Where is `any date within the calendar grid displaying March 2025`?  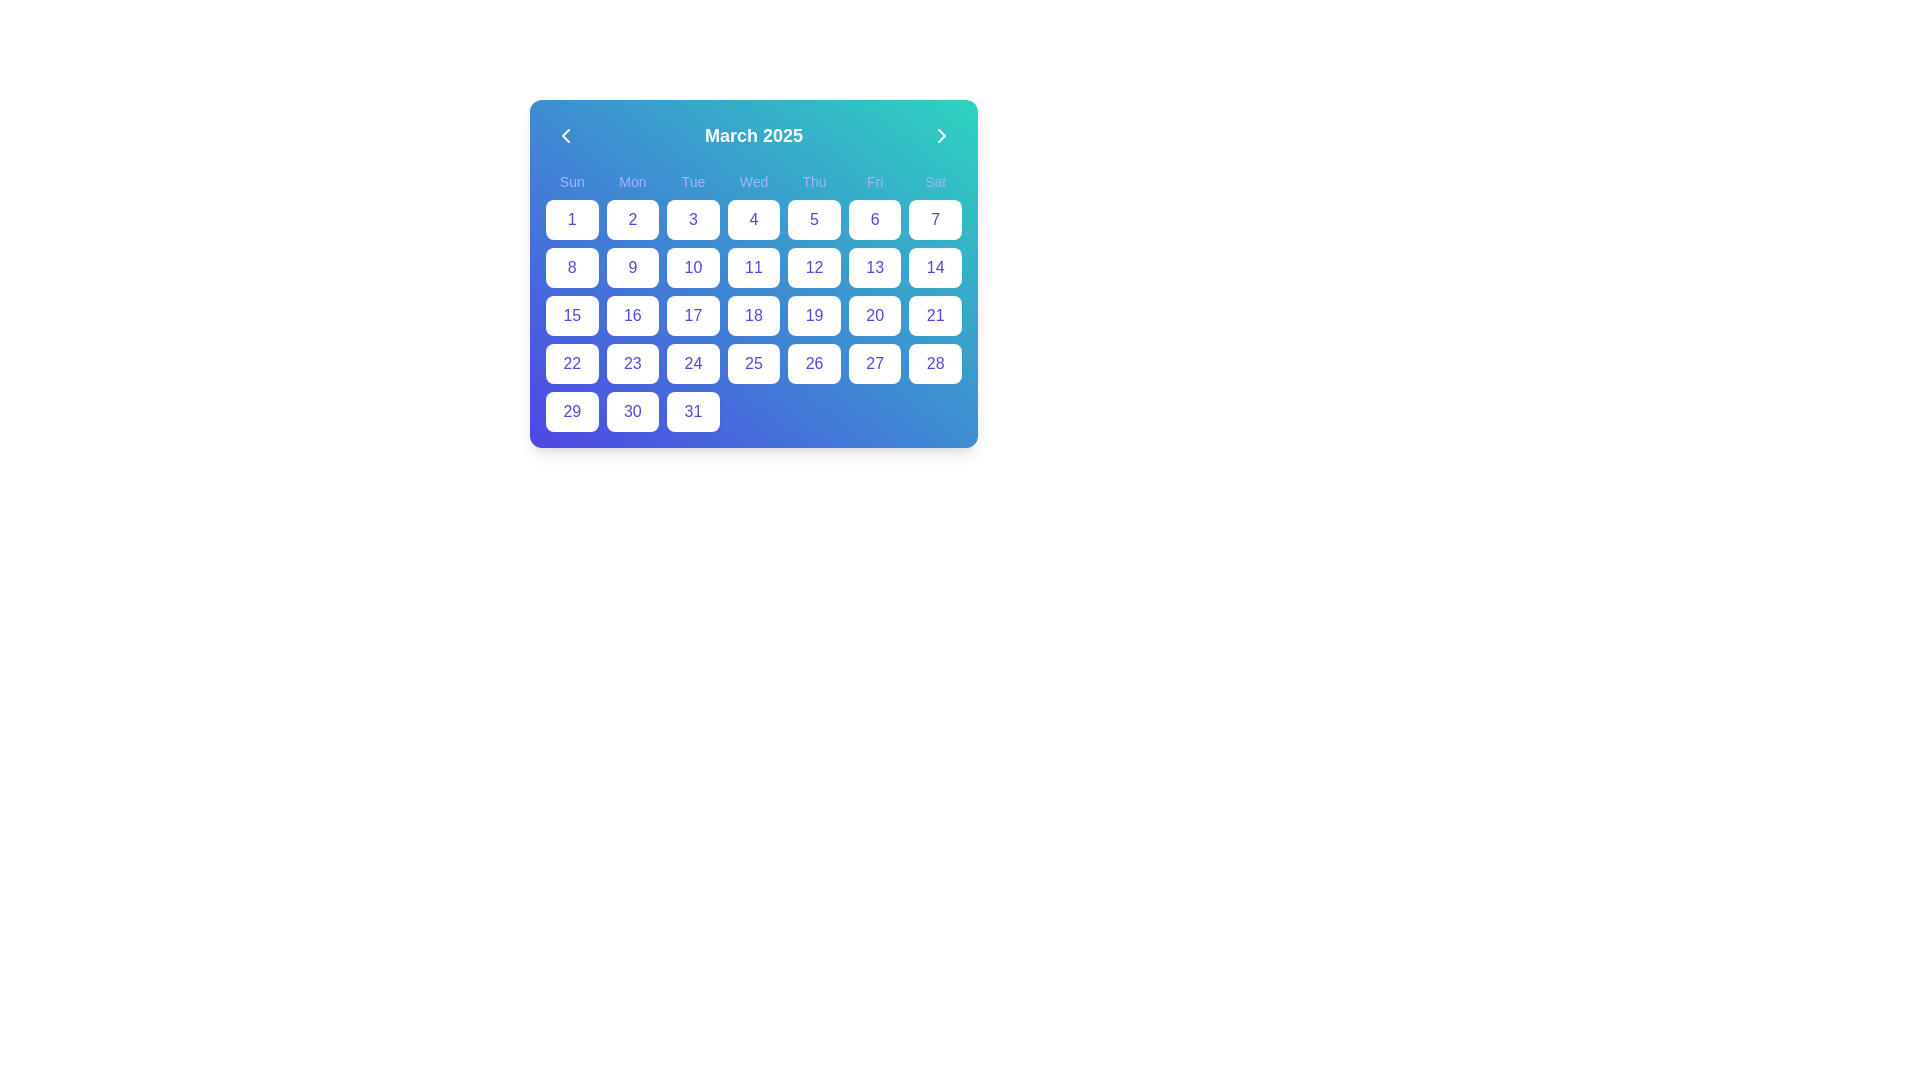 any date within the calendar grid displaying March 2025 is located at coordinates (752, 301).